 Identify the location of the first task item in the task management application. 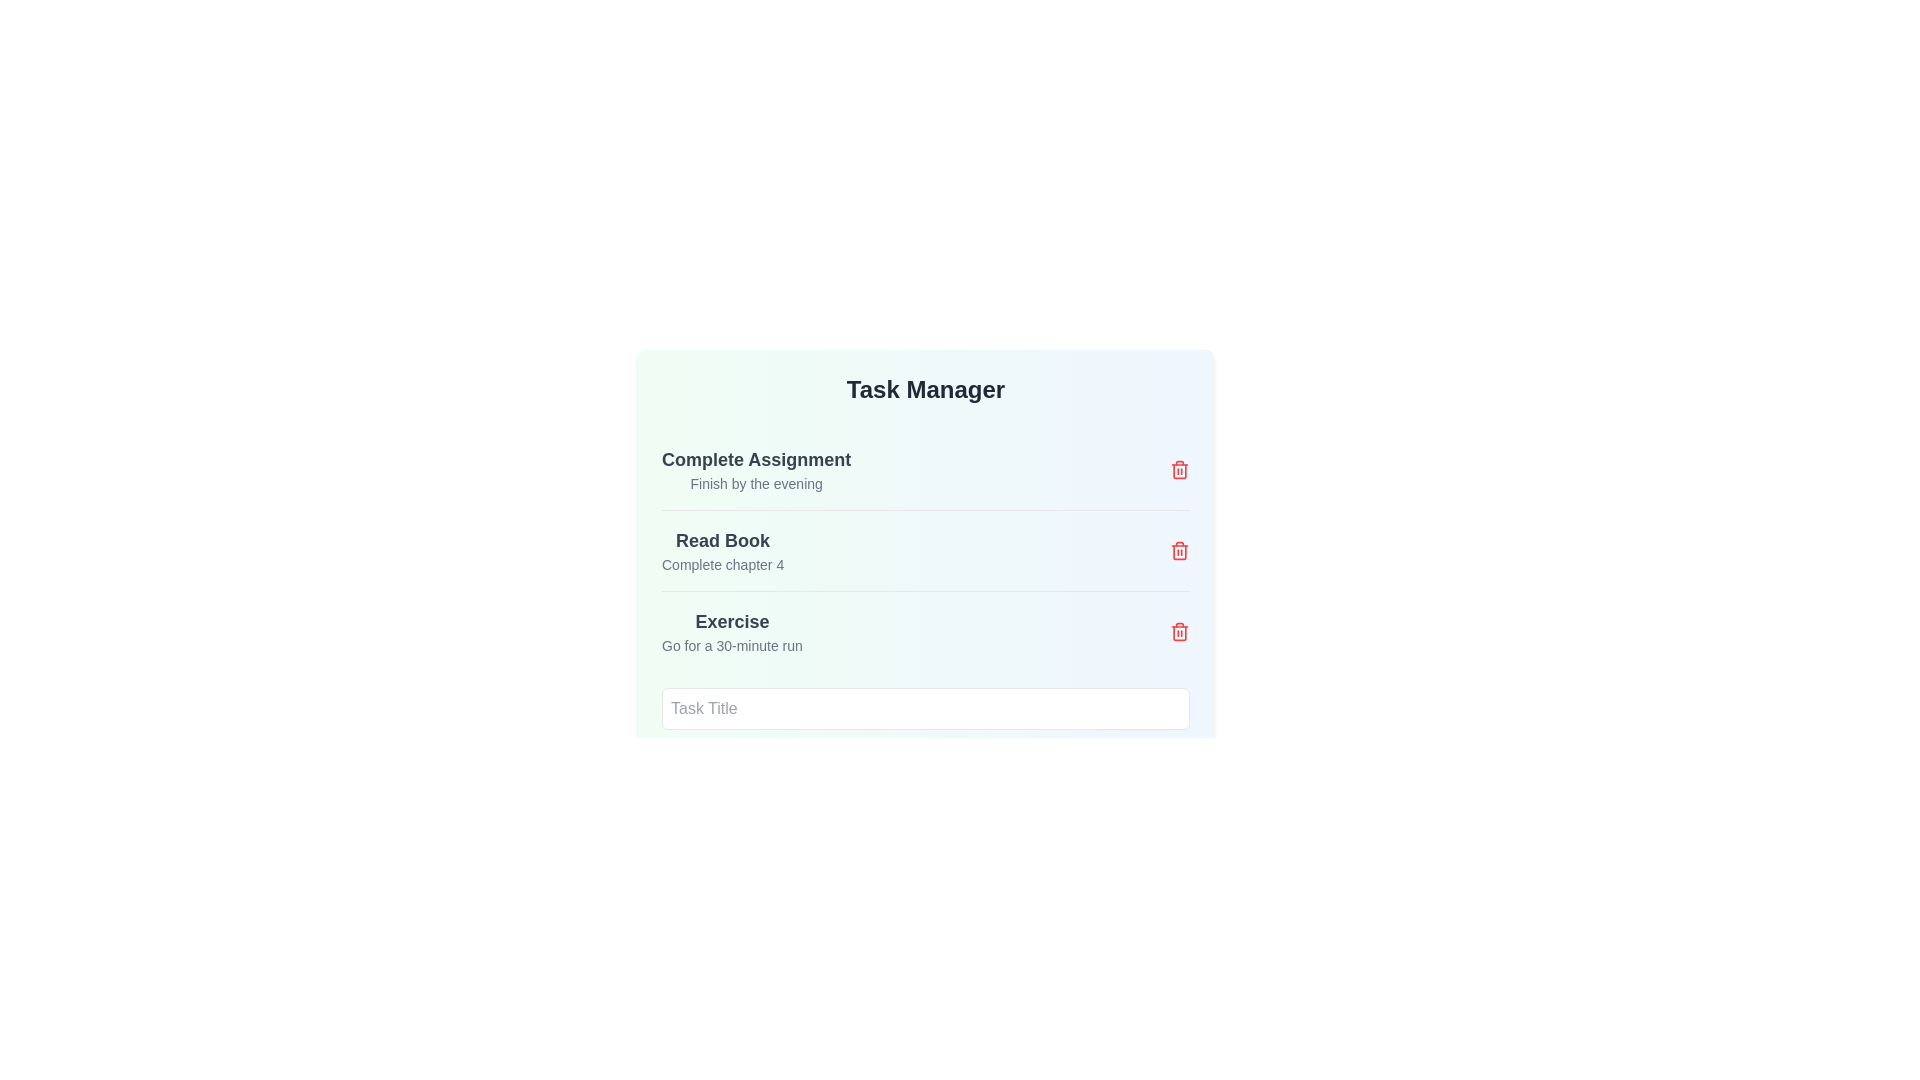
(925, 470).